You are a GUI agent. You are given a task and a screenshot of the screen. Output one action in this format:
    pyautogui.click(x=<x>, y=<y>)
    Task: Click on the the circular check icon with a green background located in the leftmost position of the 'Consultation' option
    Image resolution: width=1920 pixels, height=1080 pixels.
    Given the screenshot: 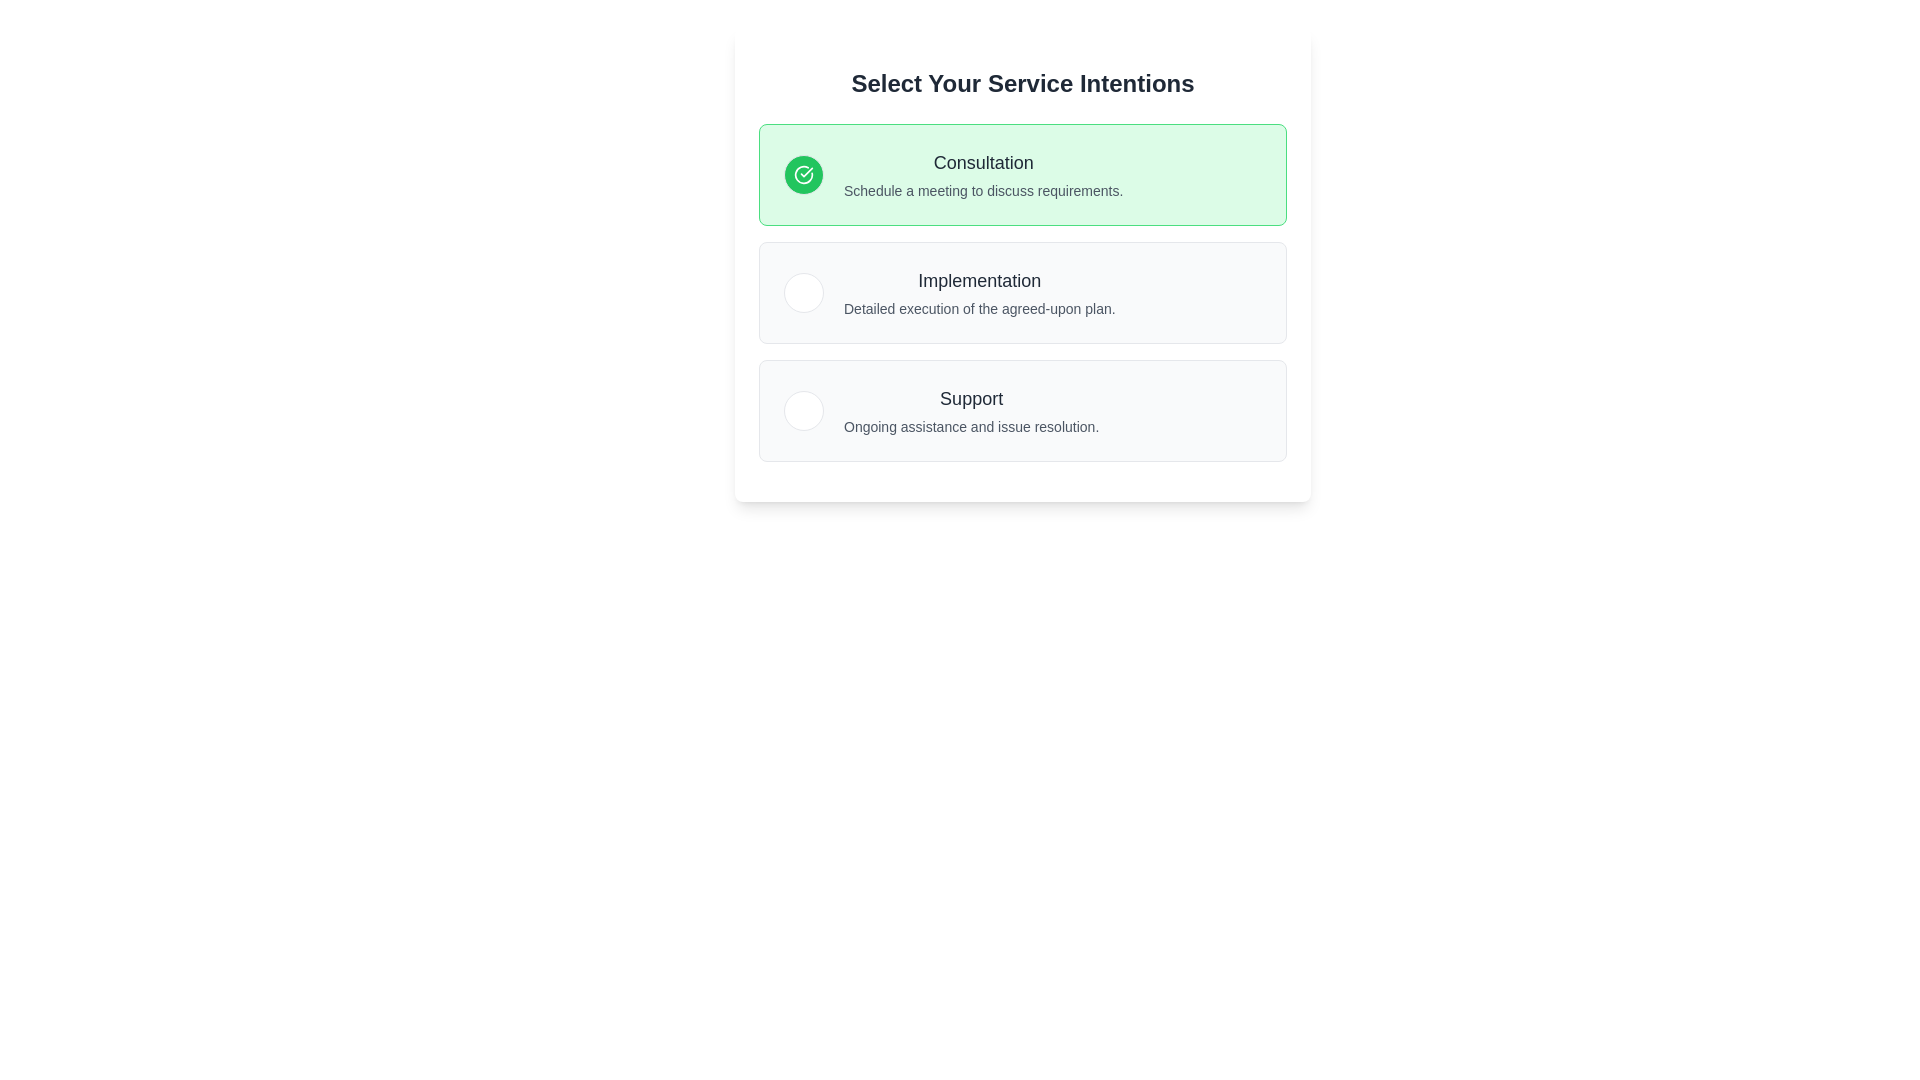 What is the action you would take?
    pyautogui.click(x=804, y=173)
    